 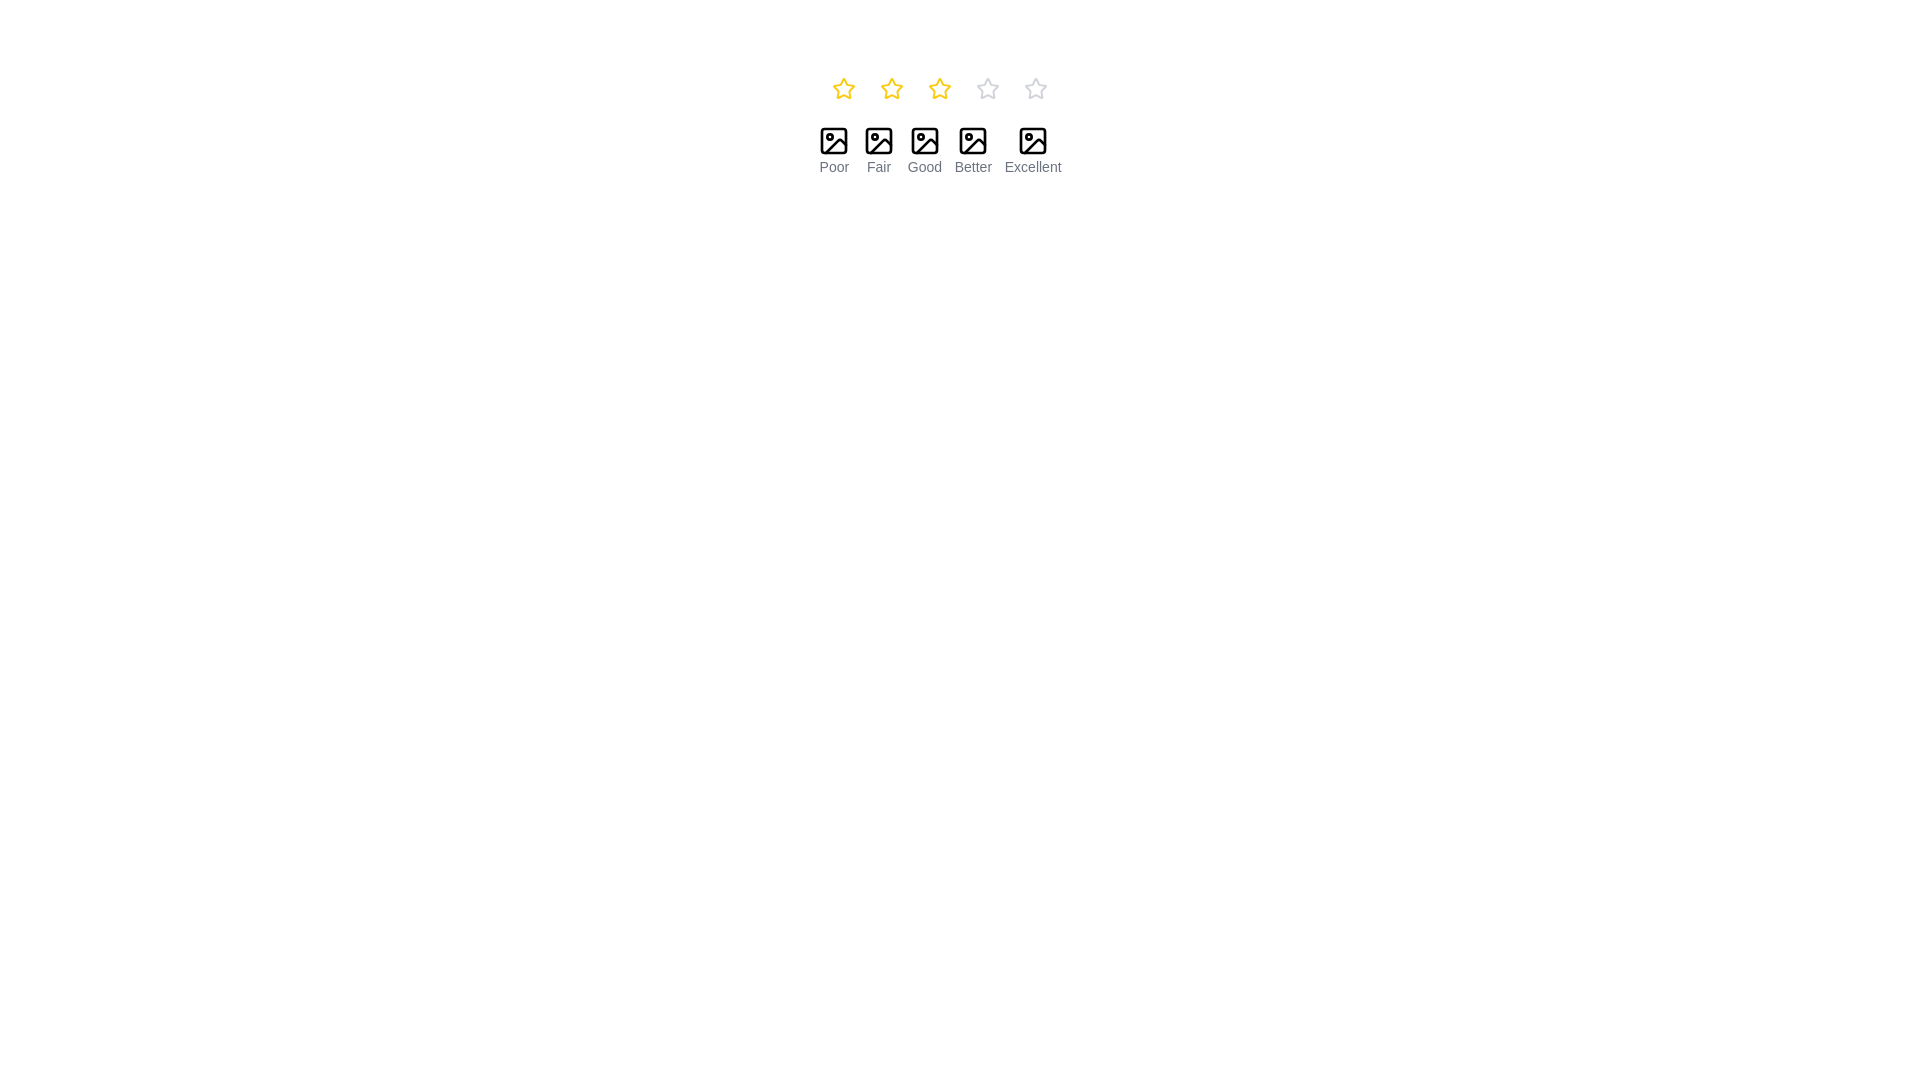 What do you see at coordinates (878, 140) in the screenshot?
I see `the 'Fair' rating graphical icon, which is the second icon in a row of five rating icons, located centrally below the second star icon above it` at bounding box center [878, 140].